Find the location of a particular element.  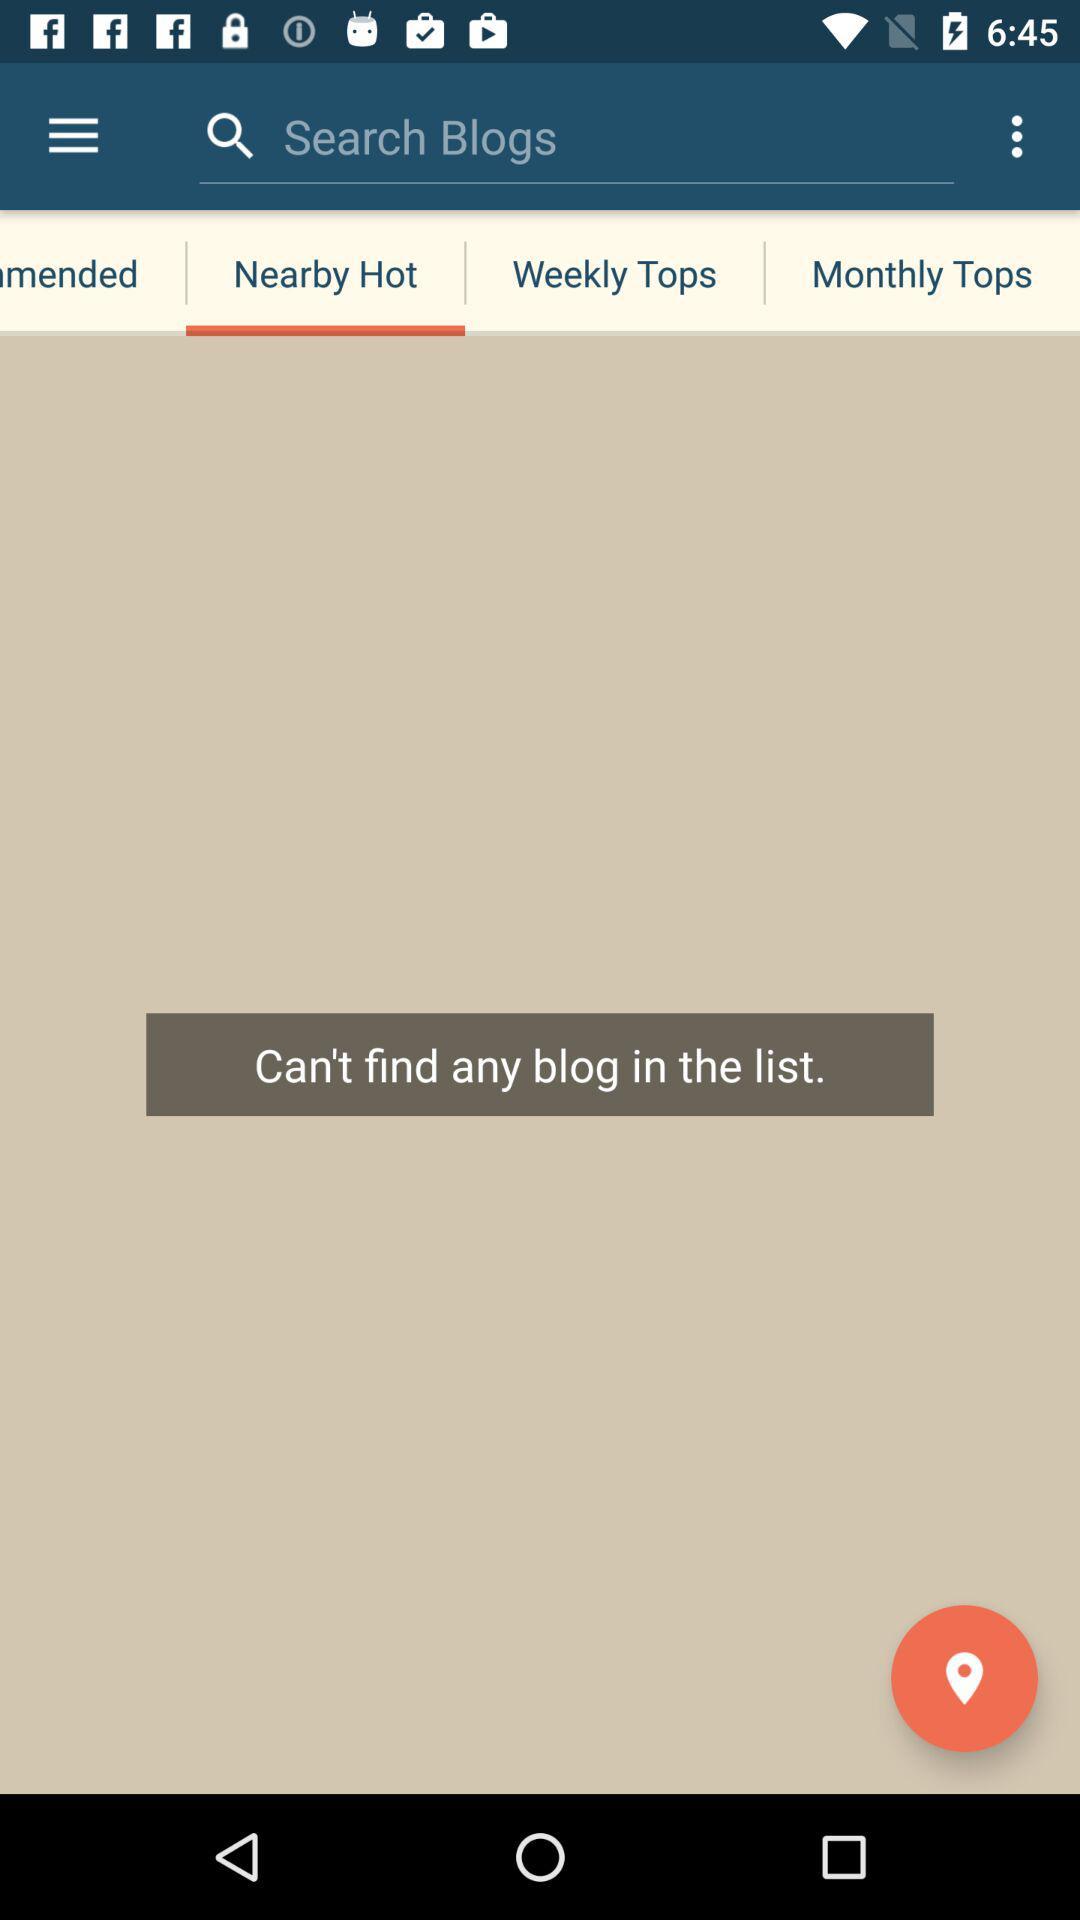

item next to weekly tops icon is located at coordinates (922, 272).